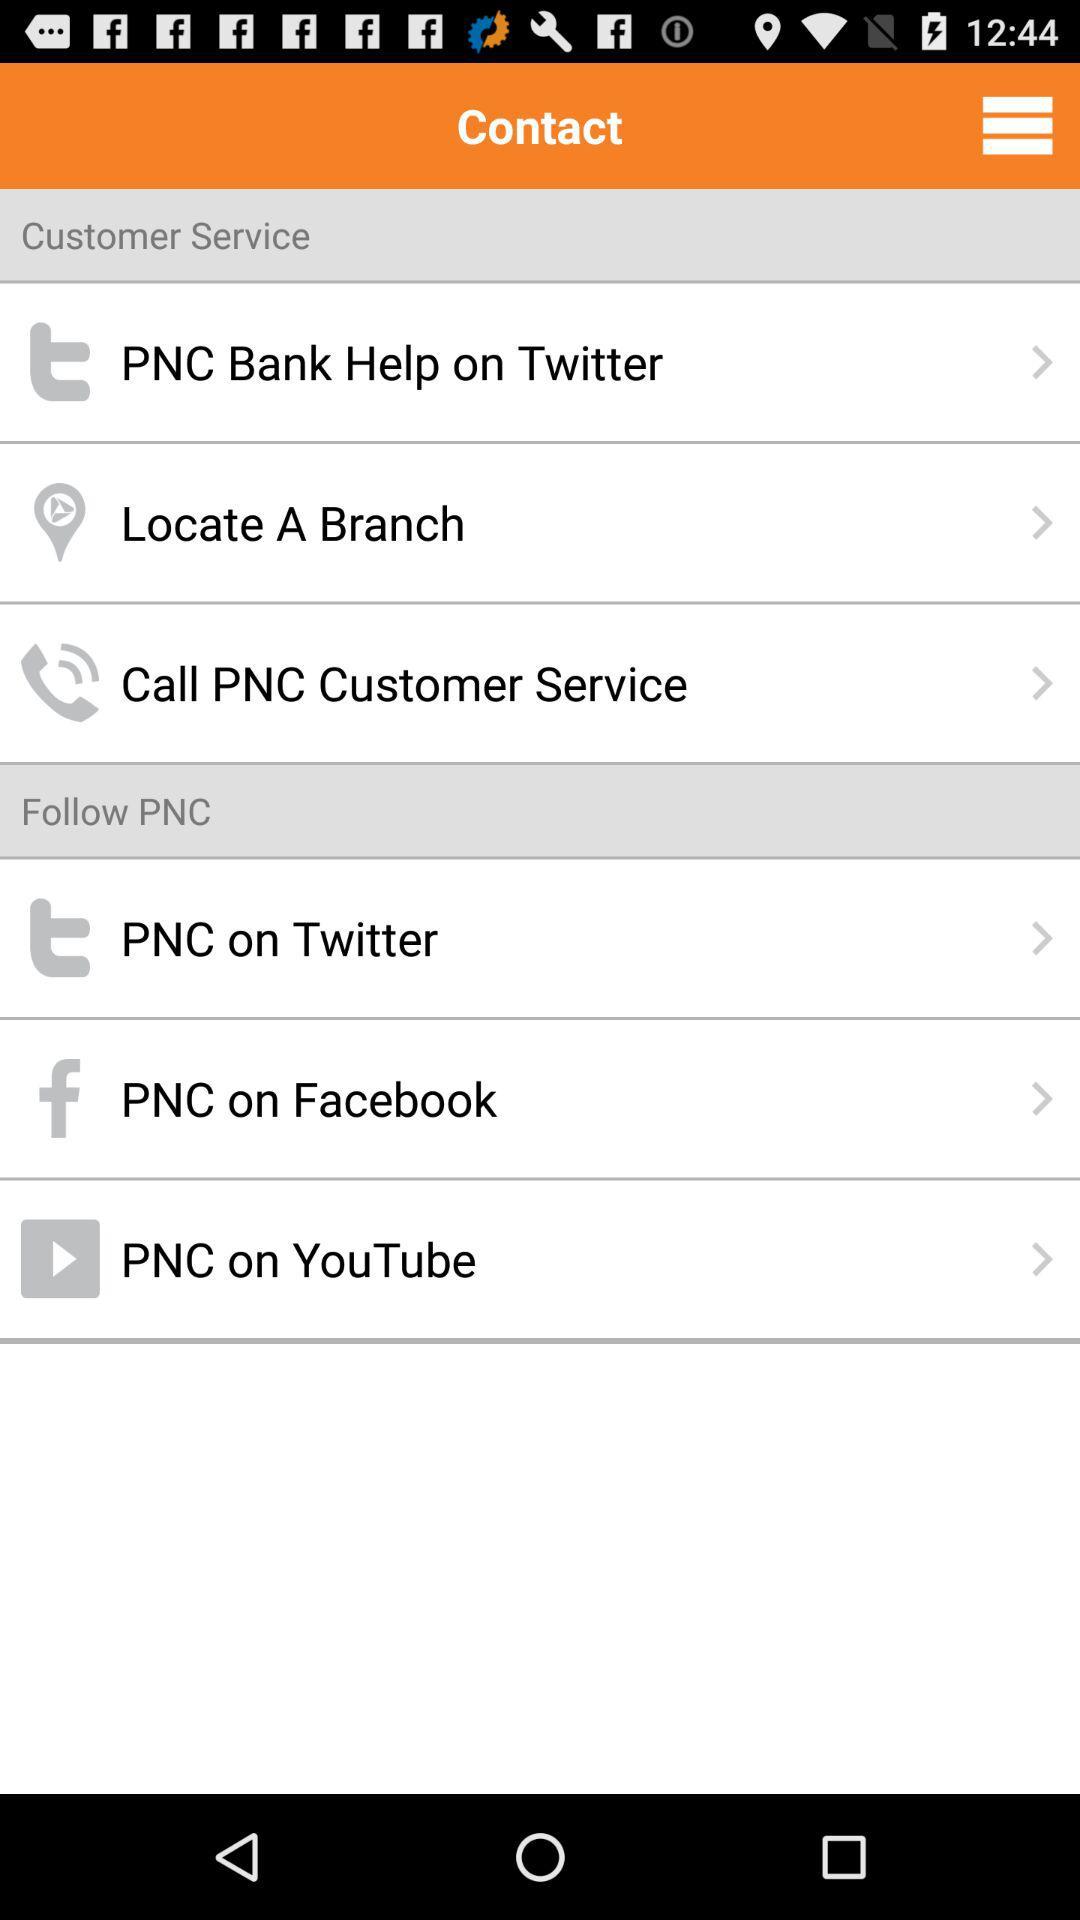 This screenshot has height=1920, width=1080. I want to click on the icon next to the contact icon, so click(1017, 124).